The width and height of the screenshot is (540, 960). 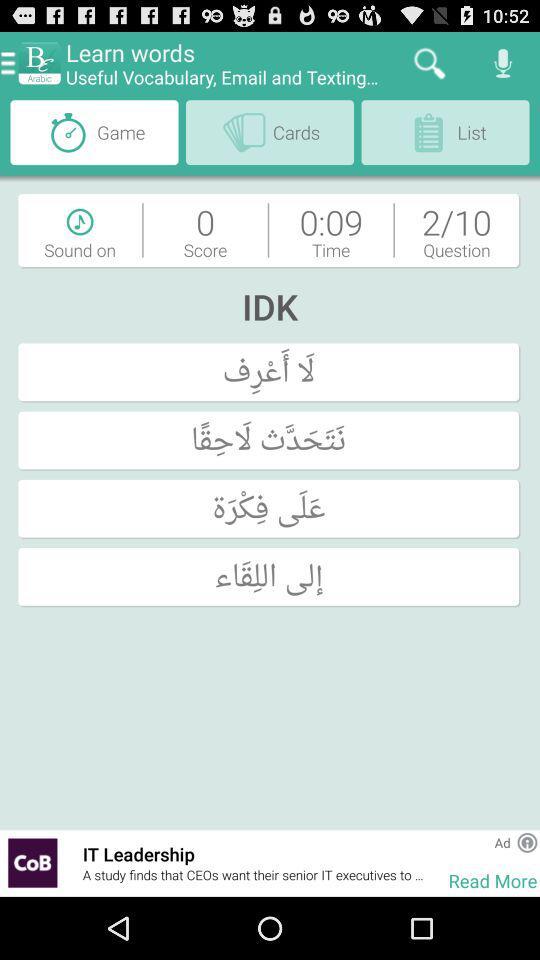 I want to click on it leadership icon, so click(x=255, y=853).